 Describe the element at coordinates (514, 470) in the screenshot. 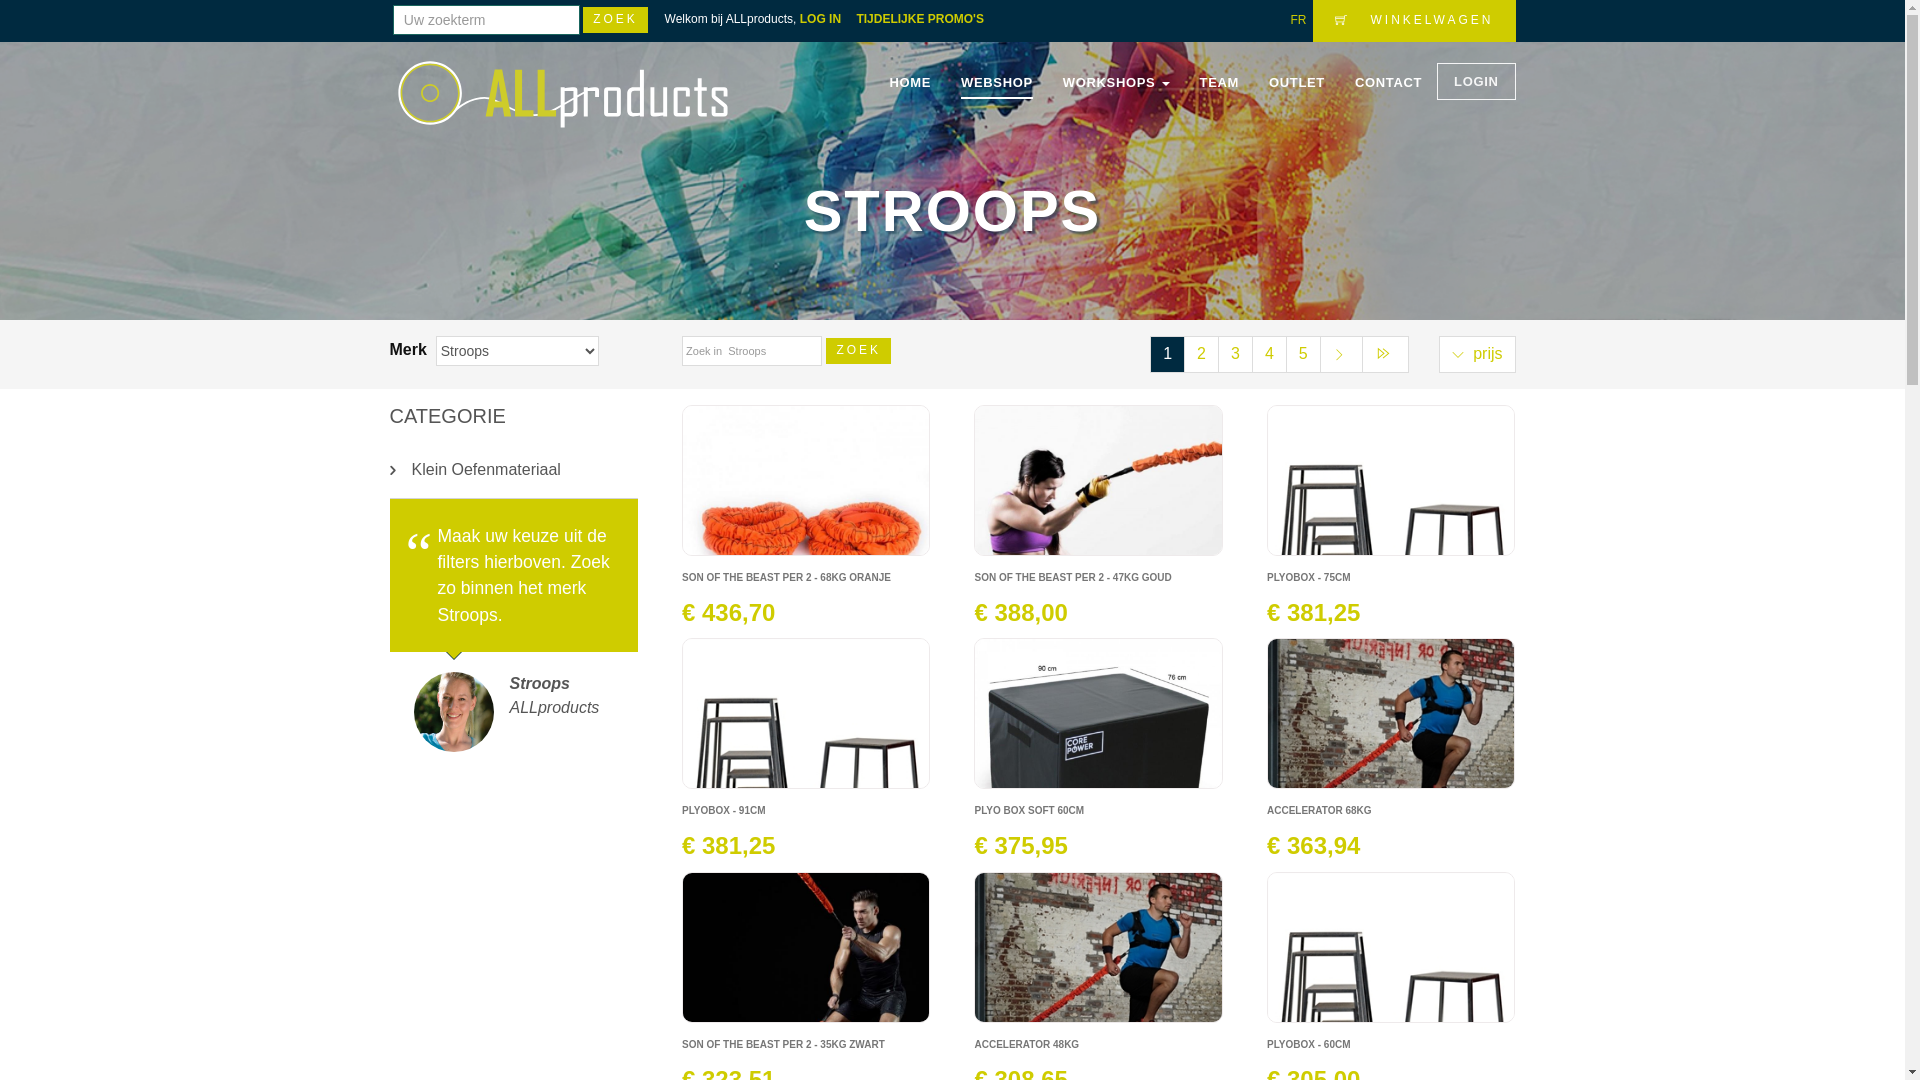

I see `'Klein Oefenmateriaal'` at that location.